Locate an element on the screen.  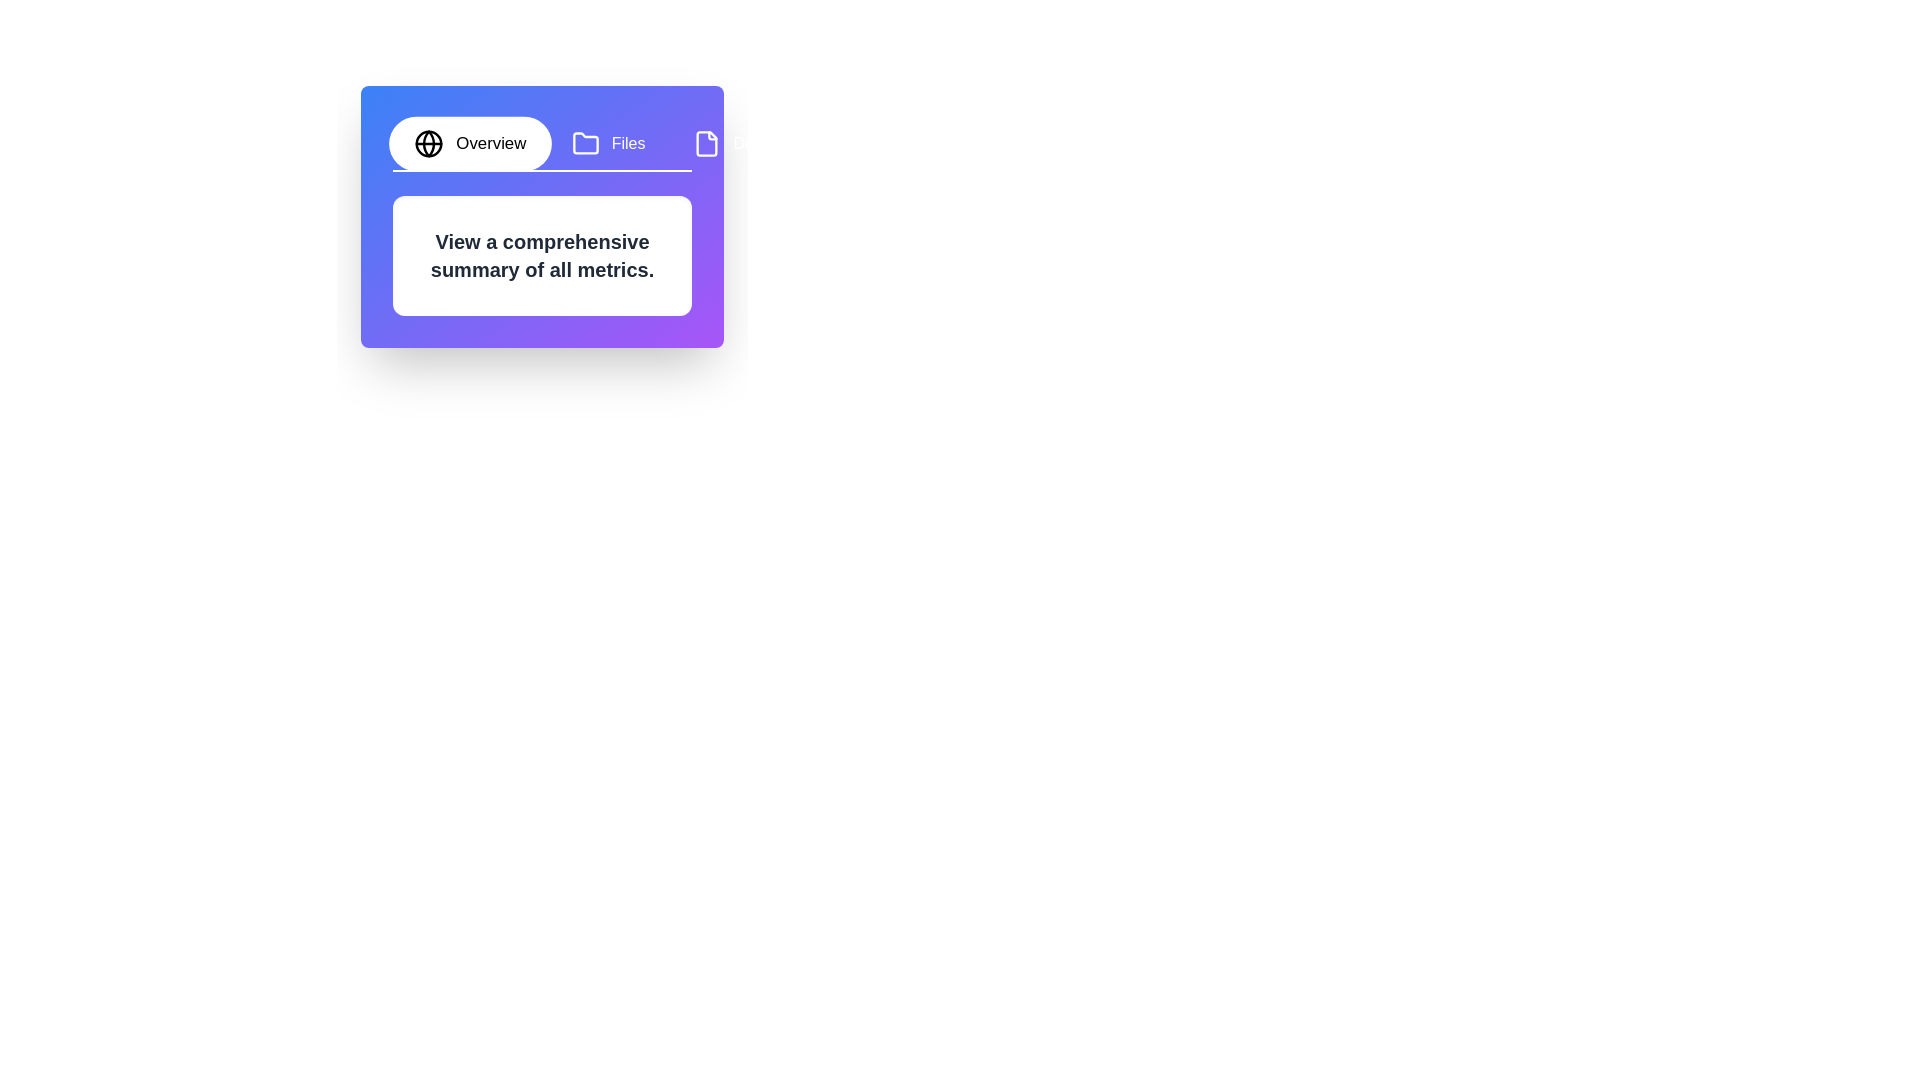
icon next to the tab labeled Files is located at coordinates (584, 142).